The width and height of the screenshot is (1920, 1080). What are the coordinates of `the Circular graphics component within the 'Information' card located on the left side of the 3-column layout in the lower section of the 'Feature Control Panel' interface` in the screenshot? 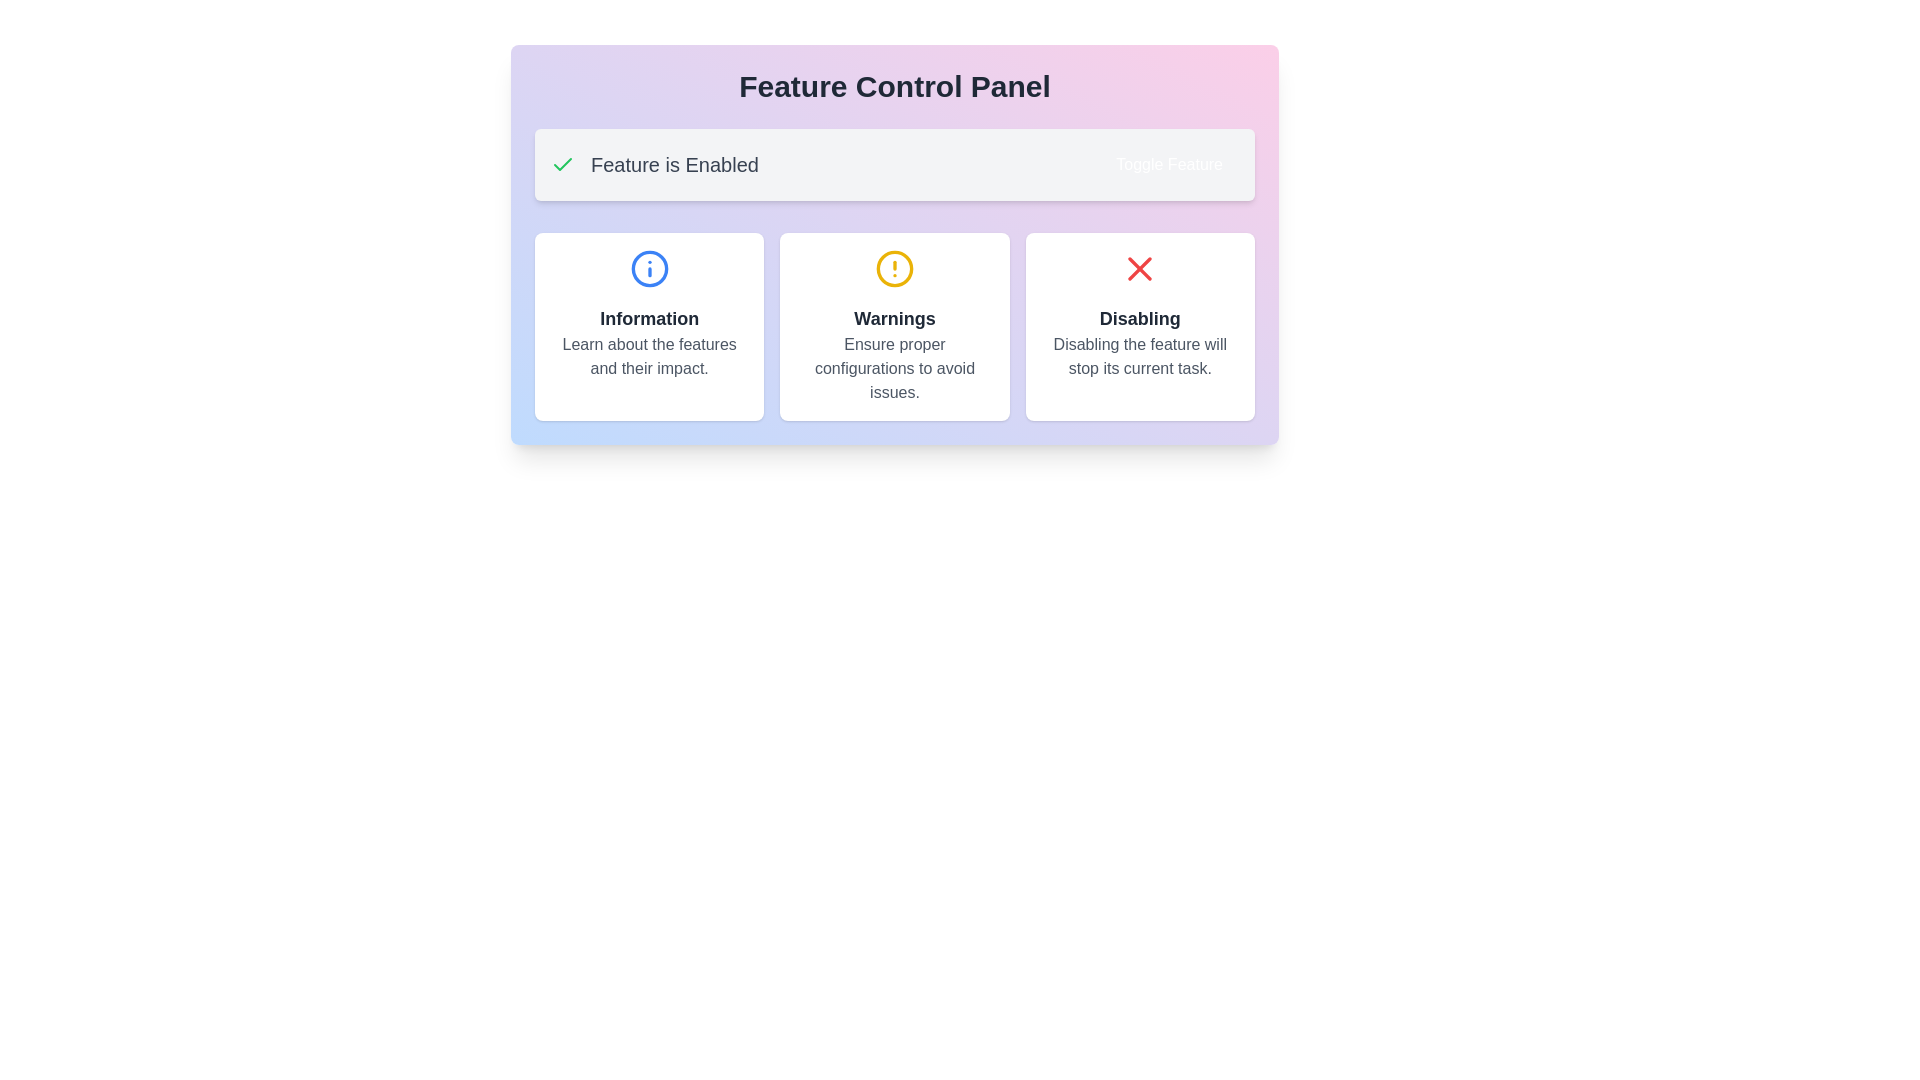 It's located at (649, 268).